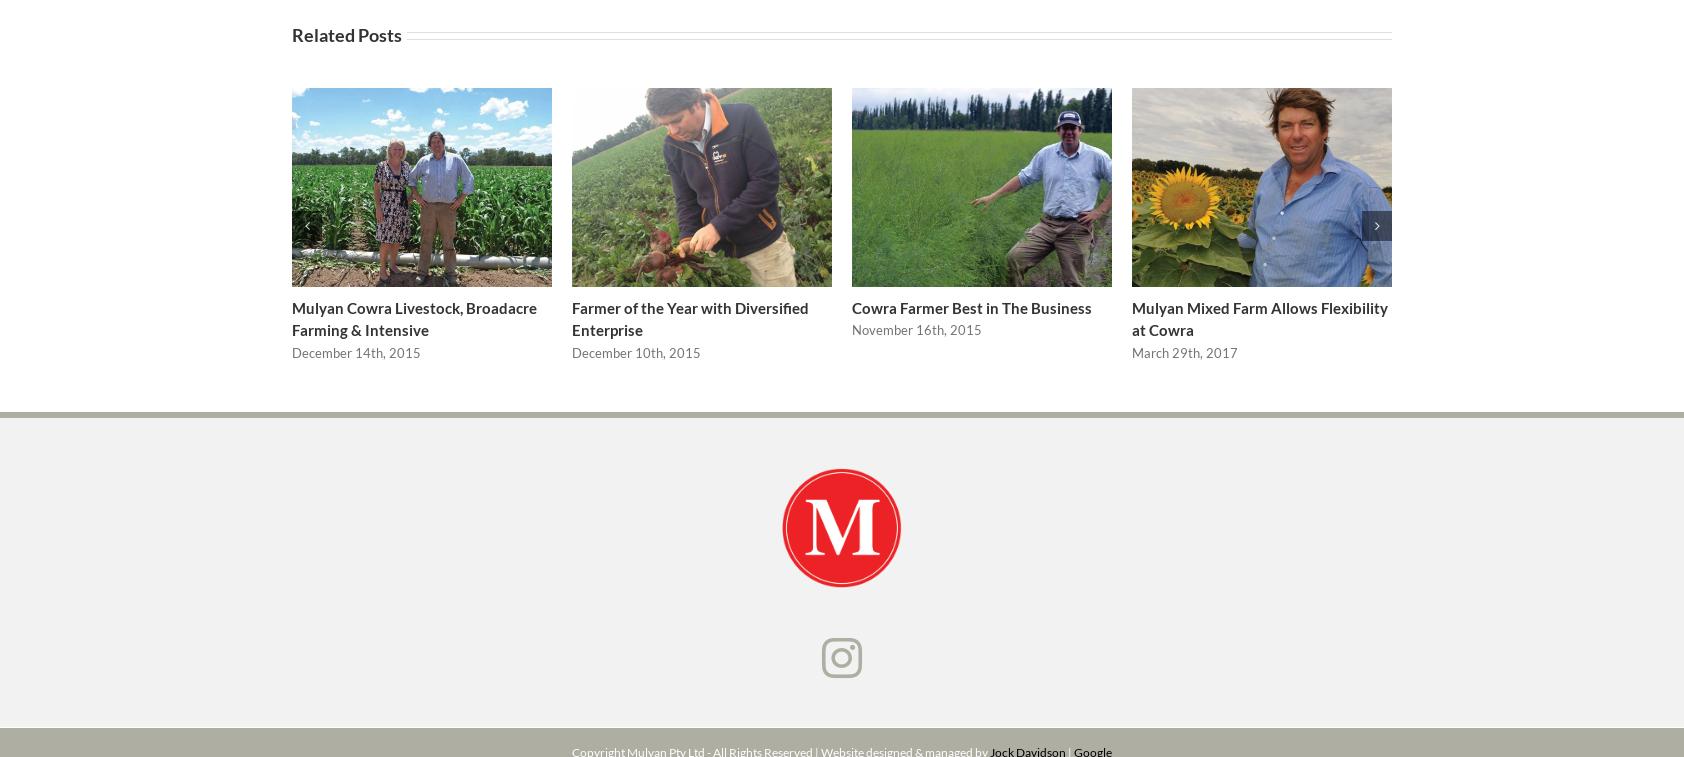 Image resolution: width=1684 pixels, height=757 pixels. Describe the element at coordinates (1259, 326) in the screenshot. I see `'Mulyan Mixed Farm Allows Flexibility at Cowra'` at that location.